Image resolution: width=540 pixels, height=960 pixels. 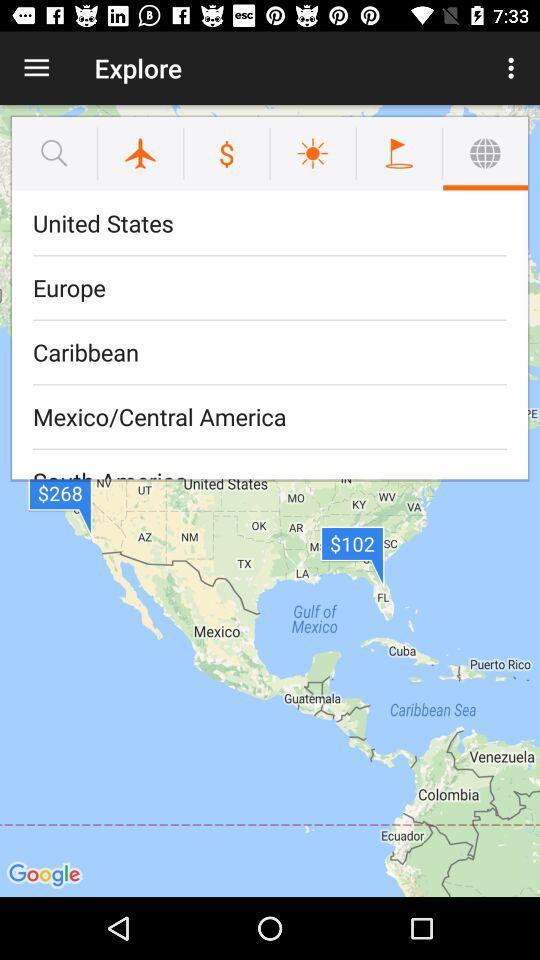 What do you see at coordinates (270, 287) in the screenshot?
I see `europe item` at bounding box center [270, 287].